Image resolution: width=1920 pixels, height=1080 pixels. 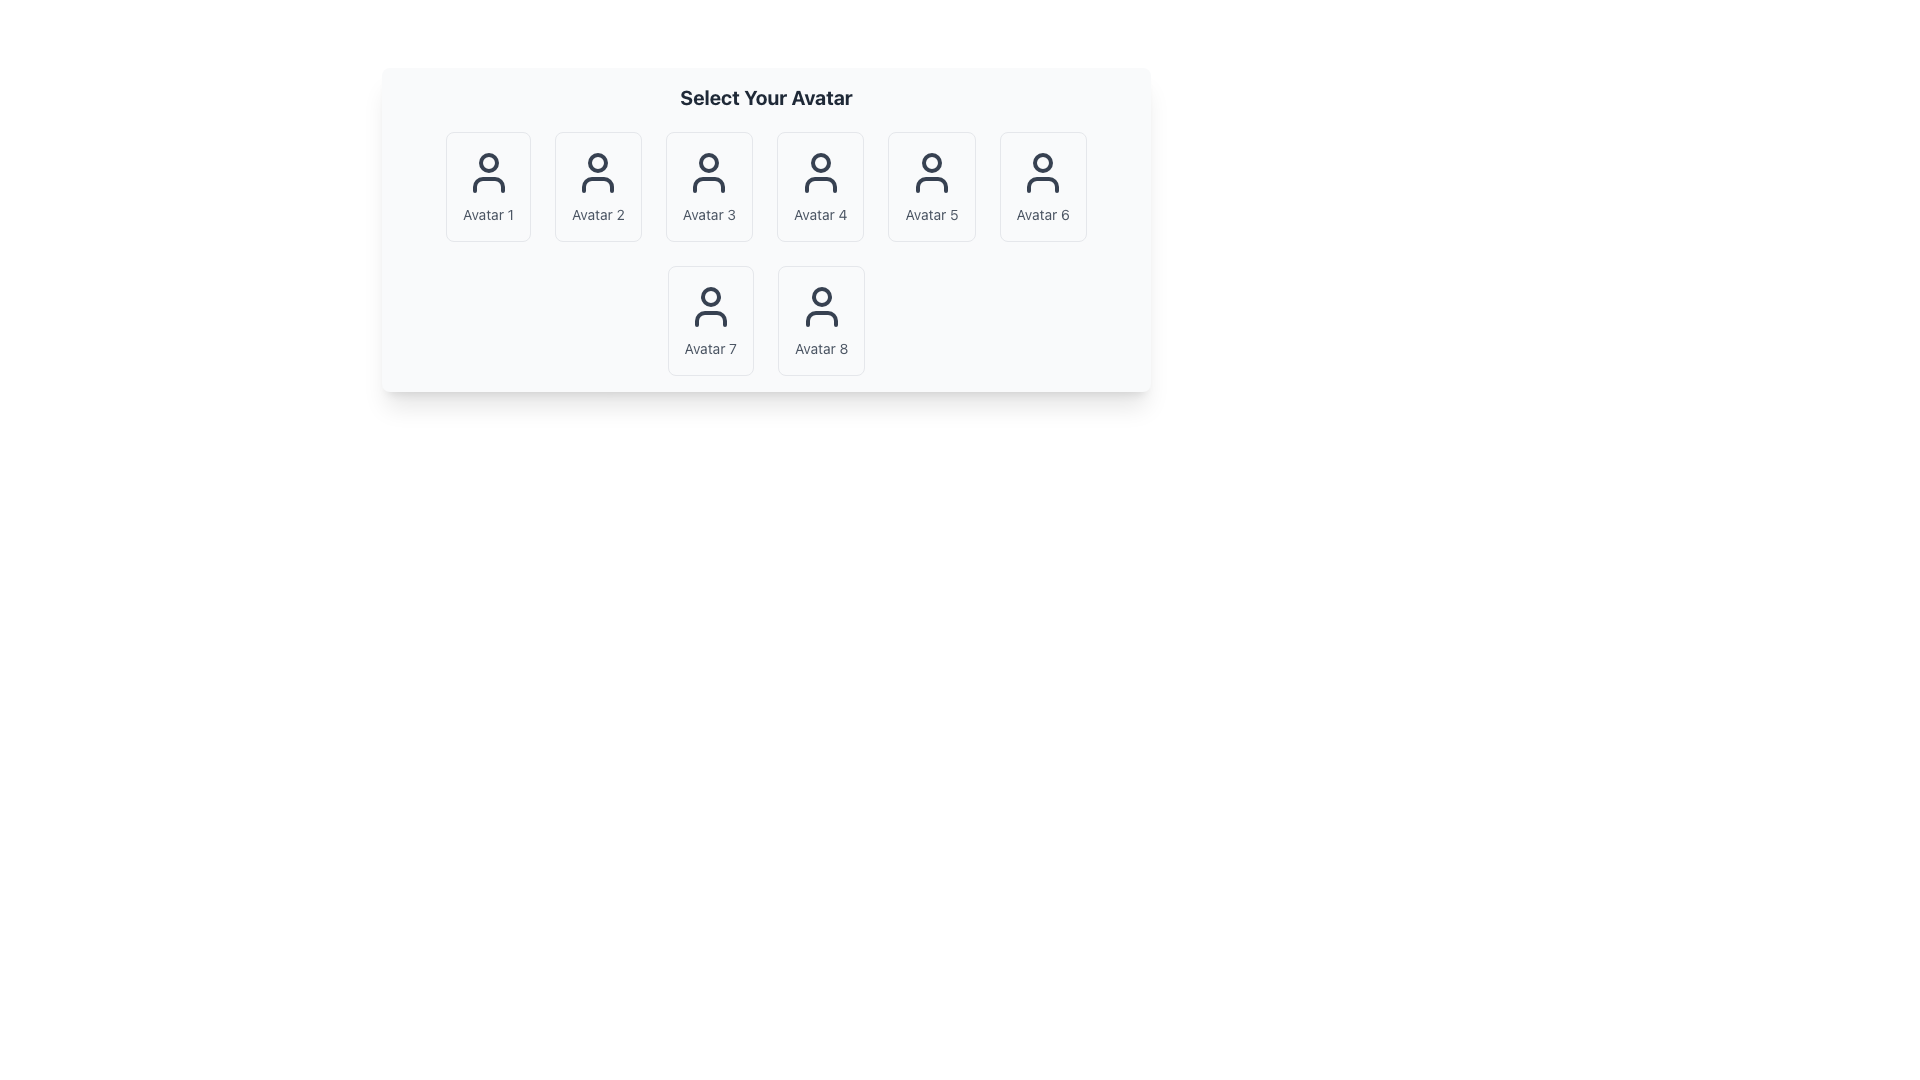 What do you see at coordinates (488, 172) in the screenshot?
I see `the user icon in the first avatar selection card labeled 'Avatar 1', which is styled with a simple outline design and dark gray color` at bounding box center [488, 172].